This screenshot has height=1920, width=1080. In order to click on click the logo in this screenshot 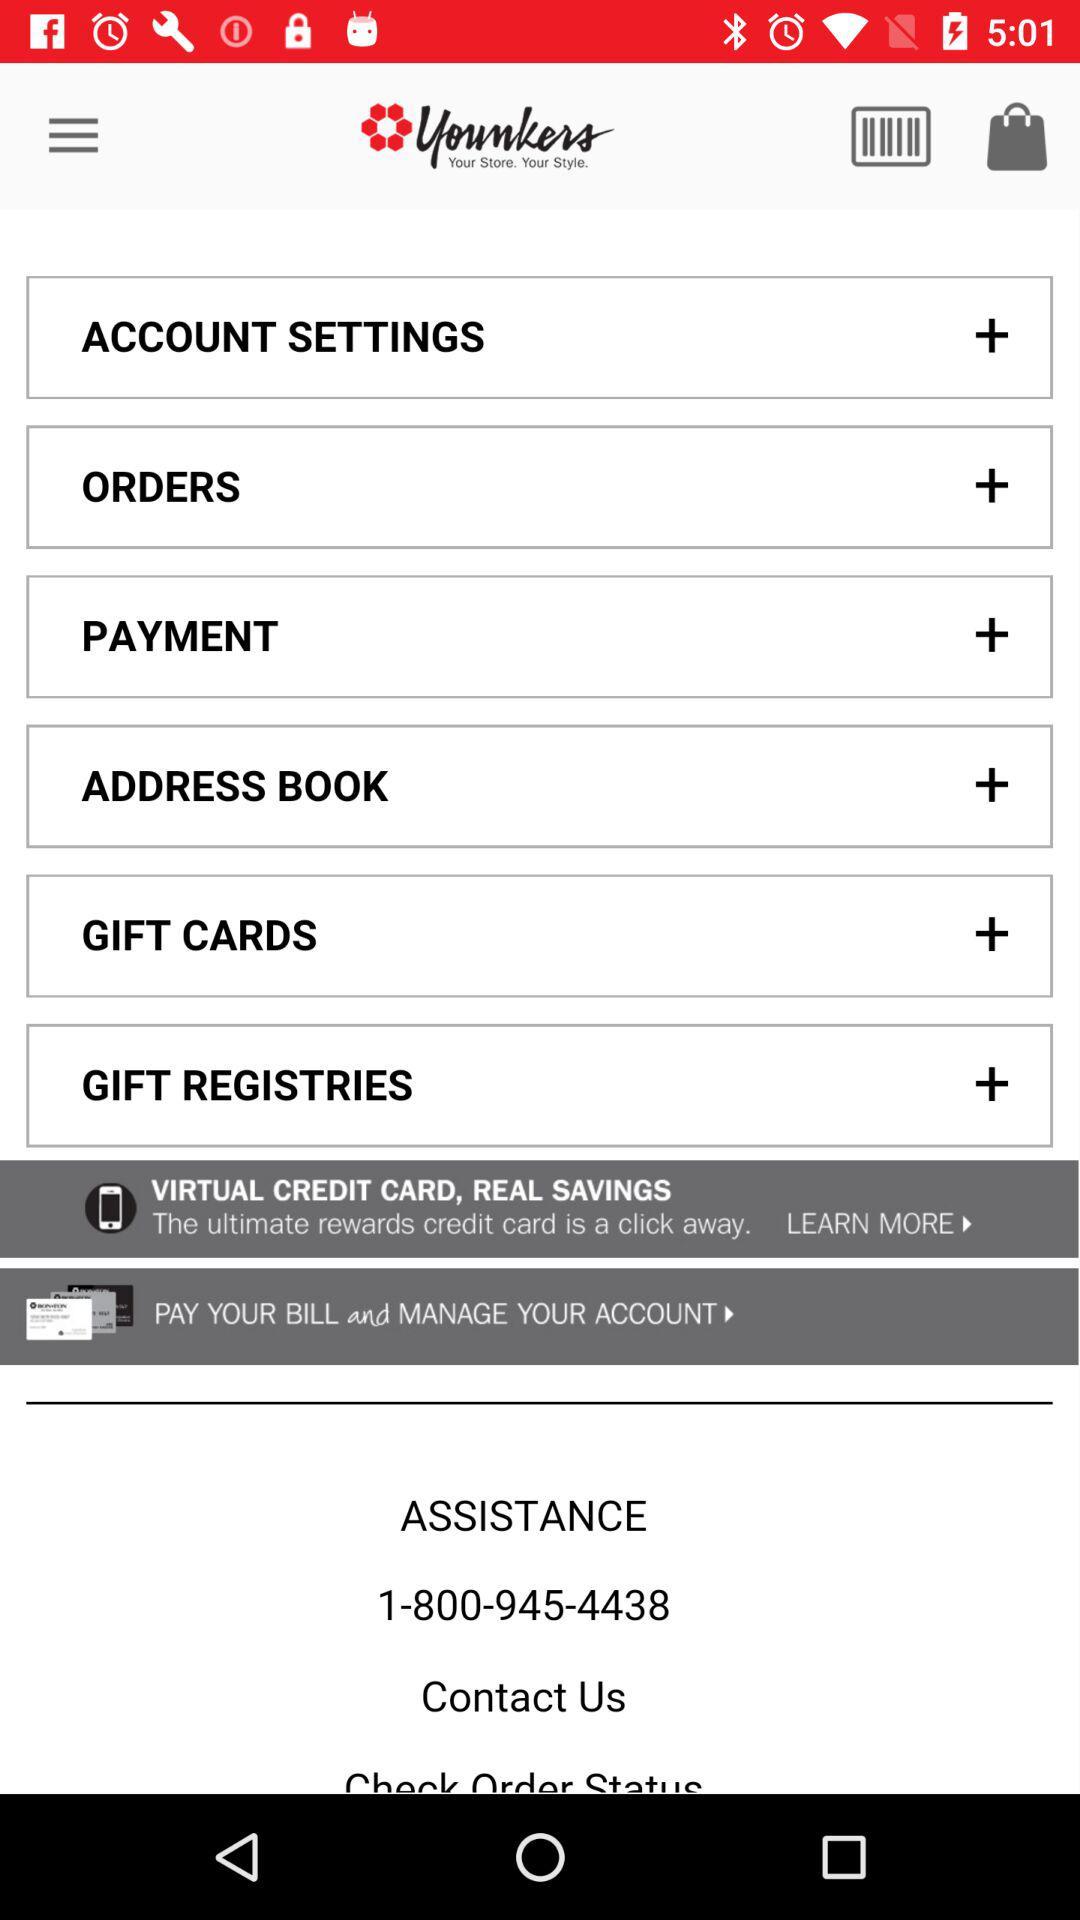, I will do `click(487, 135)`.